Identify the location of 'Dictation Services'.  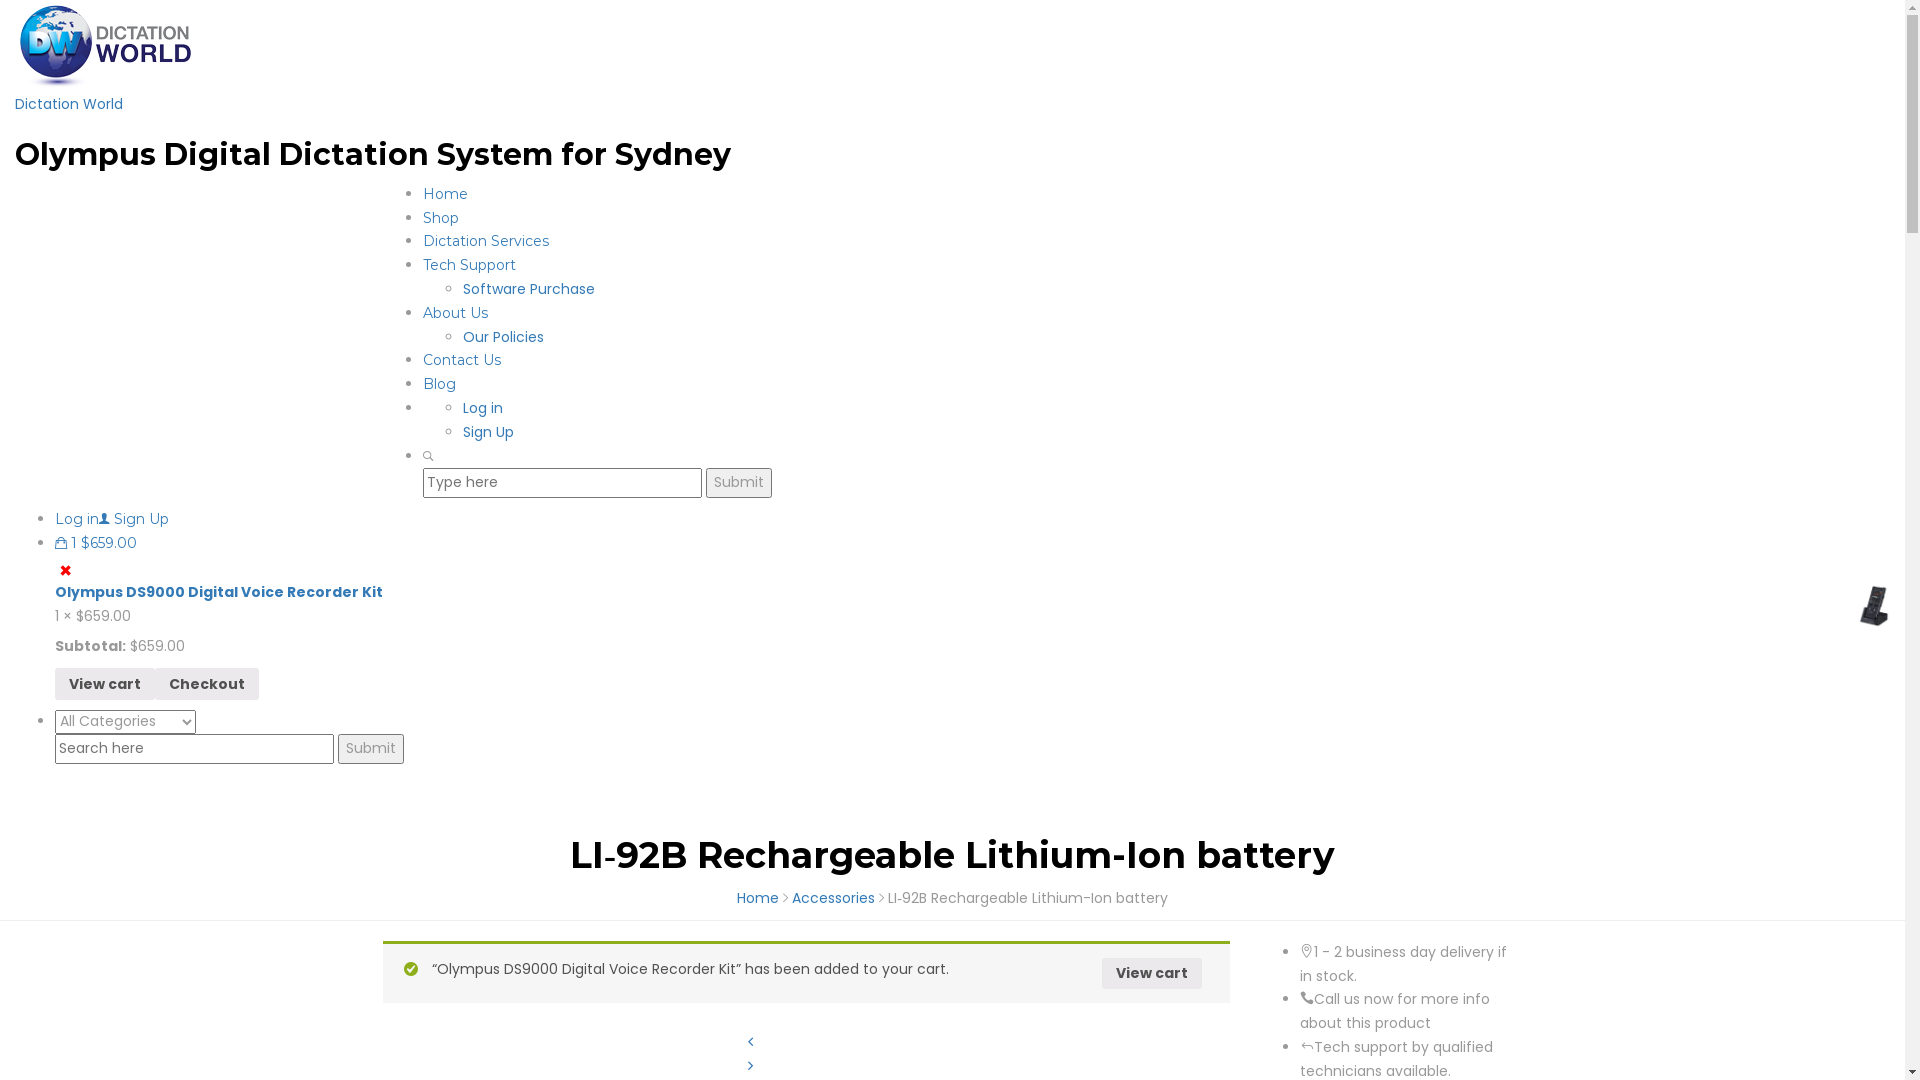
(484, 239).